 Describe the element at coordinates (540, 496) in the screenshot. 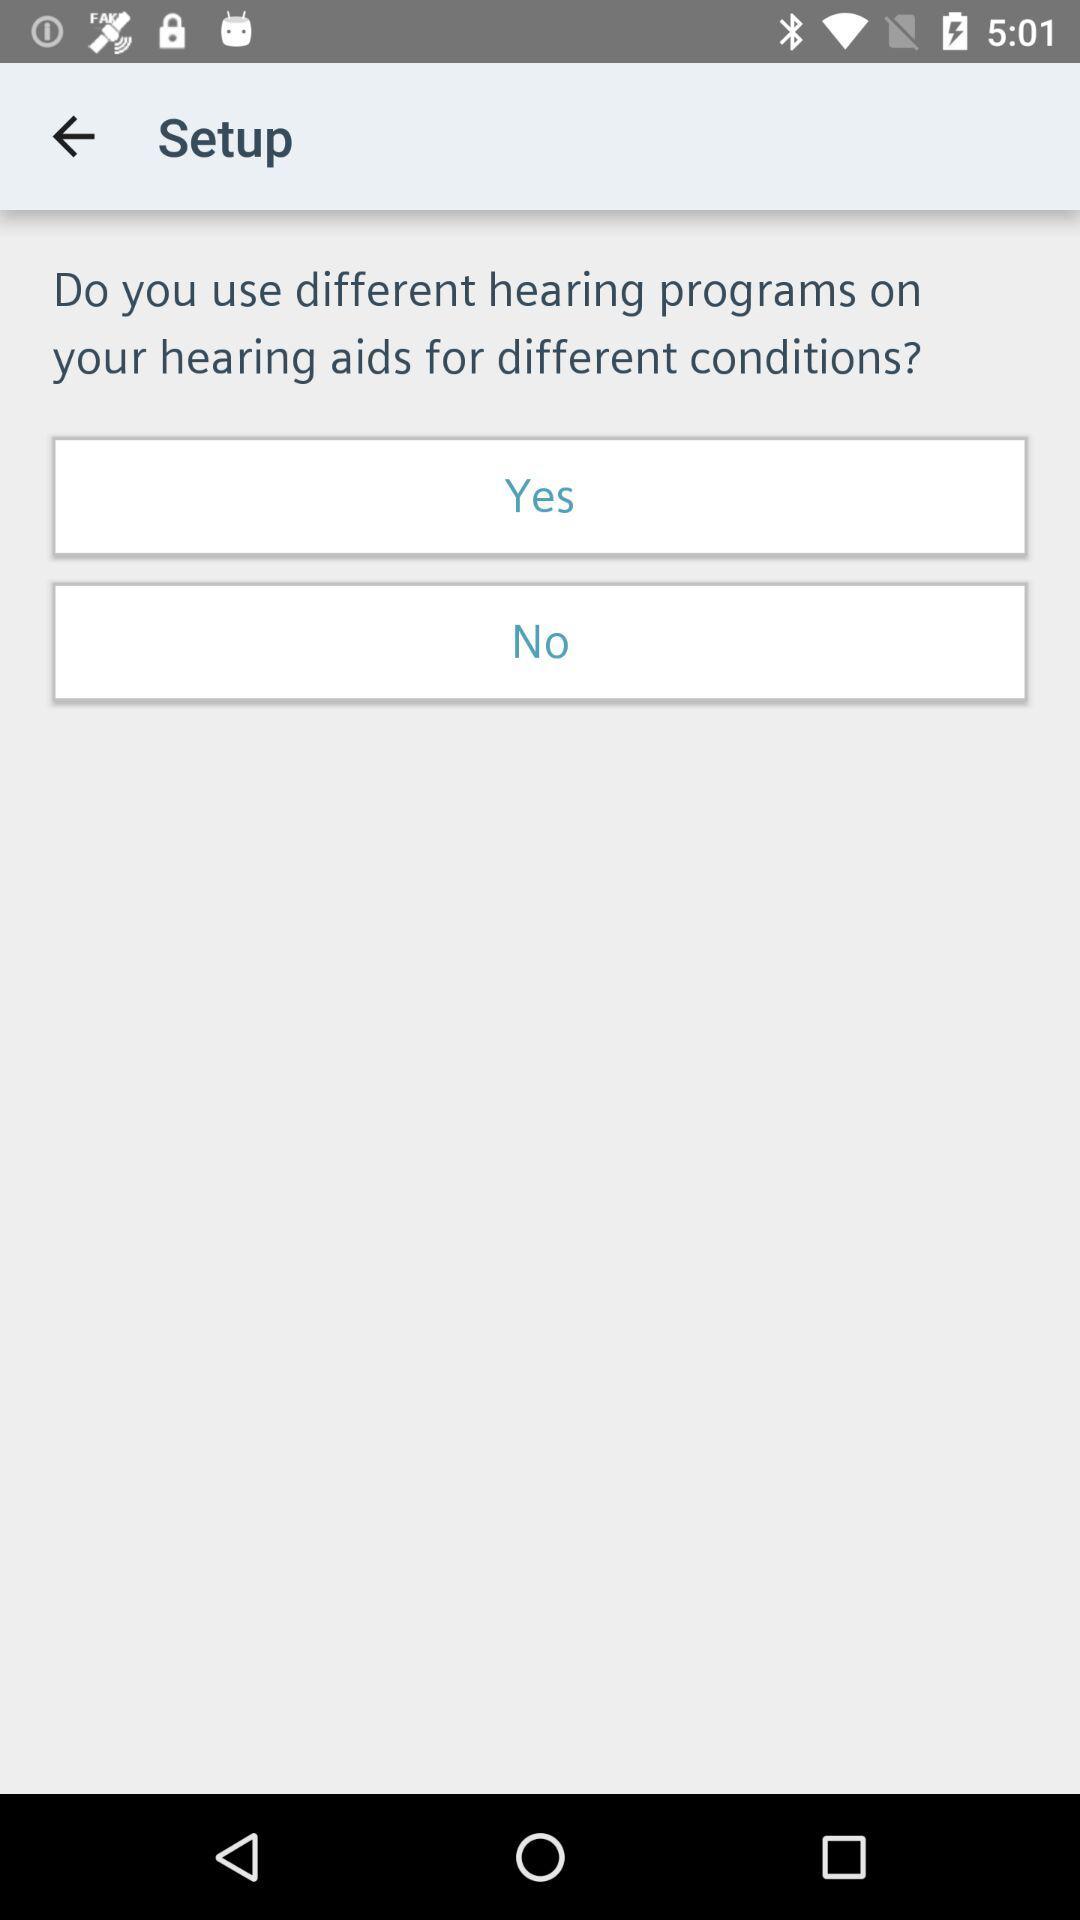

I see `the icon below do you use icon` at that location.